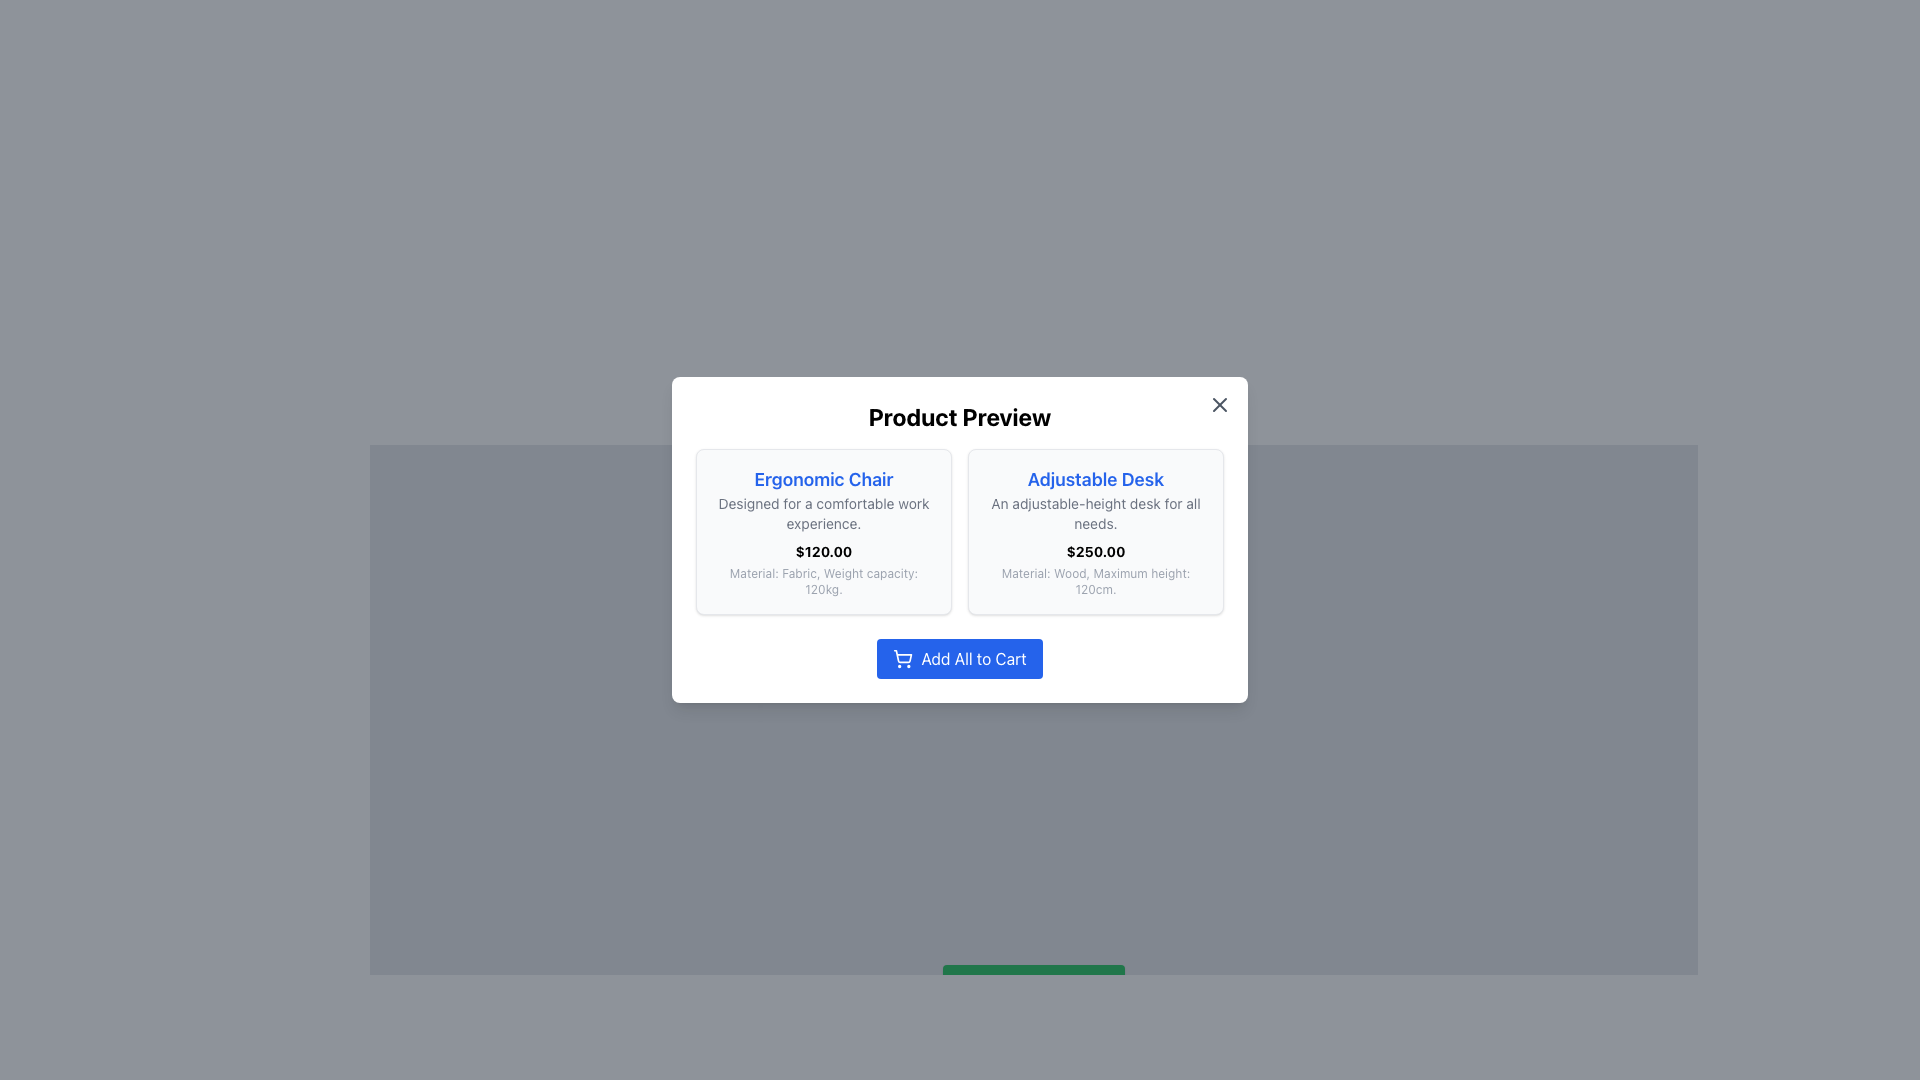 Image resolution: width=1920 pixels, height=1080 pixels. What do you see at coordinates (824, 512) in the screenshot?
I see `the static text that provides a brief description of the product 'Ergonomic Chair', located below the title and above the price information` at bounding box center [824, 512].